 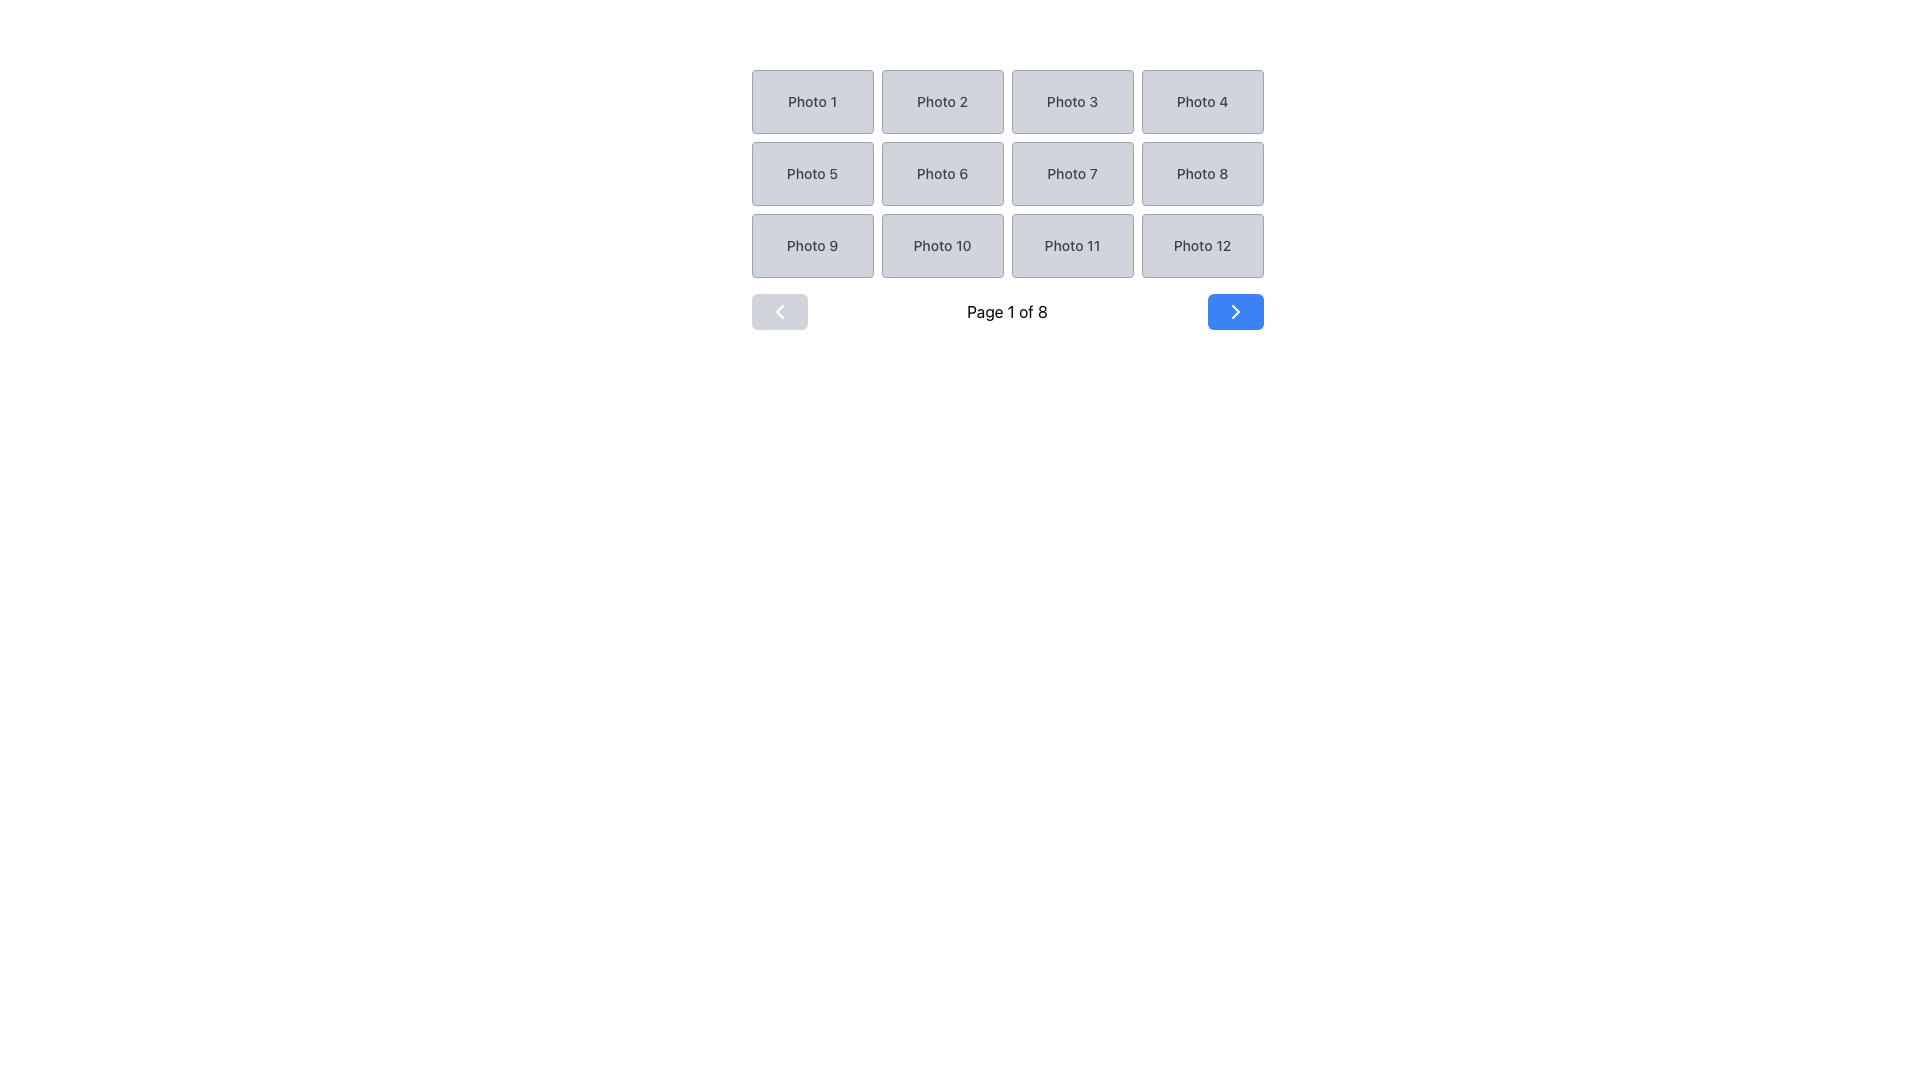 I want to click on the button labeled 'Photo 4', which is a rectangular button with rounded corners, light gray background, and dark gray border, located in the first row and fourth column of the grid, so click(x=1201, y=101).